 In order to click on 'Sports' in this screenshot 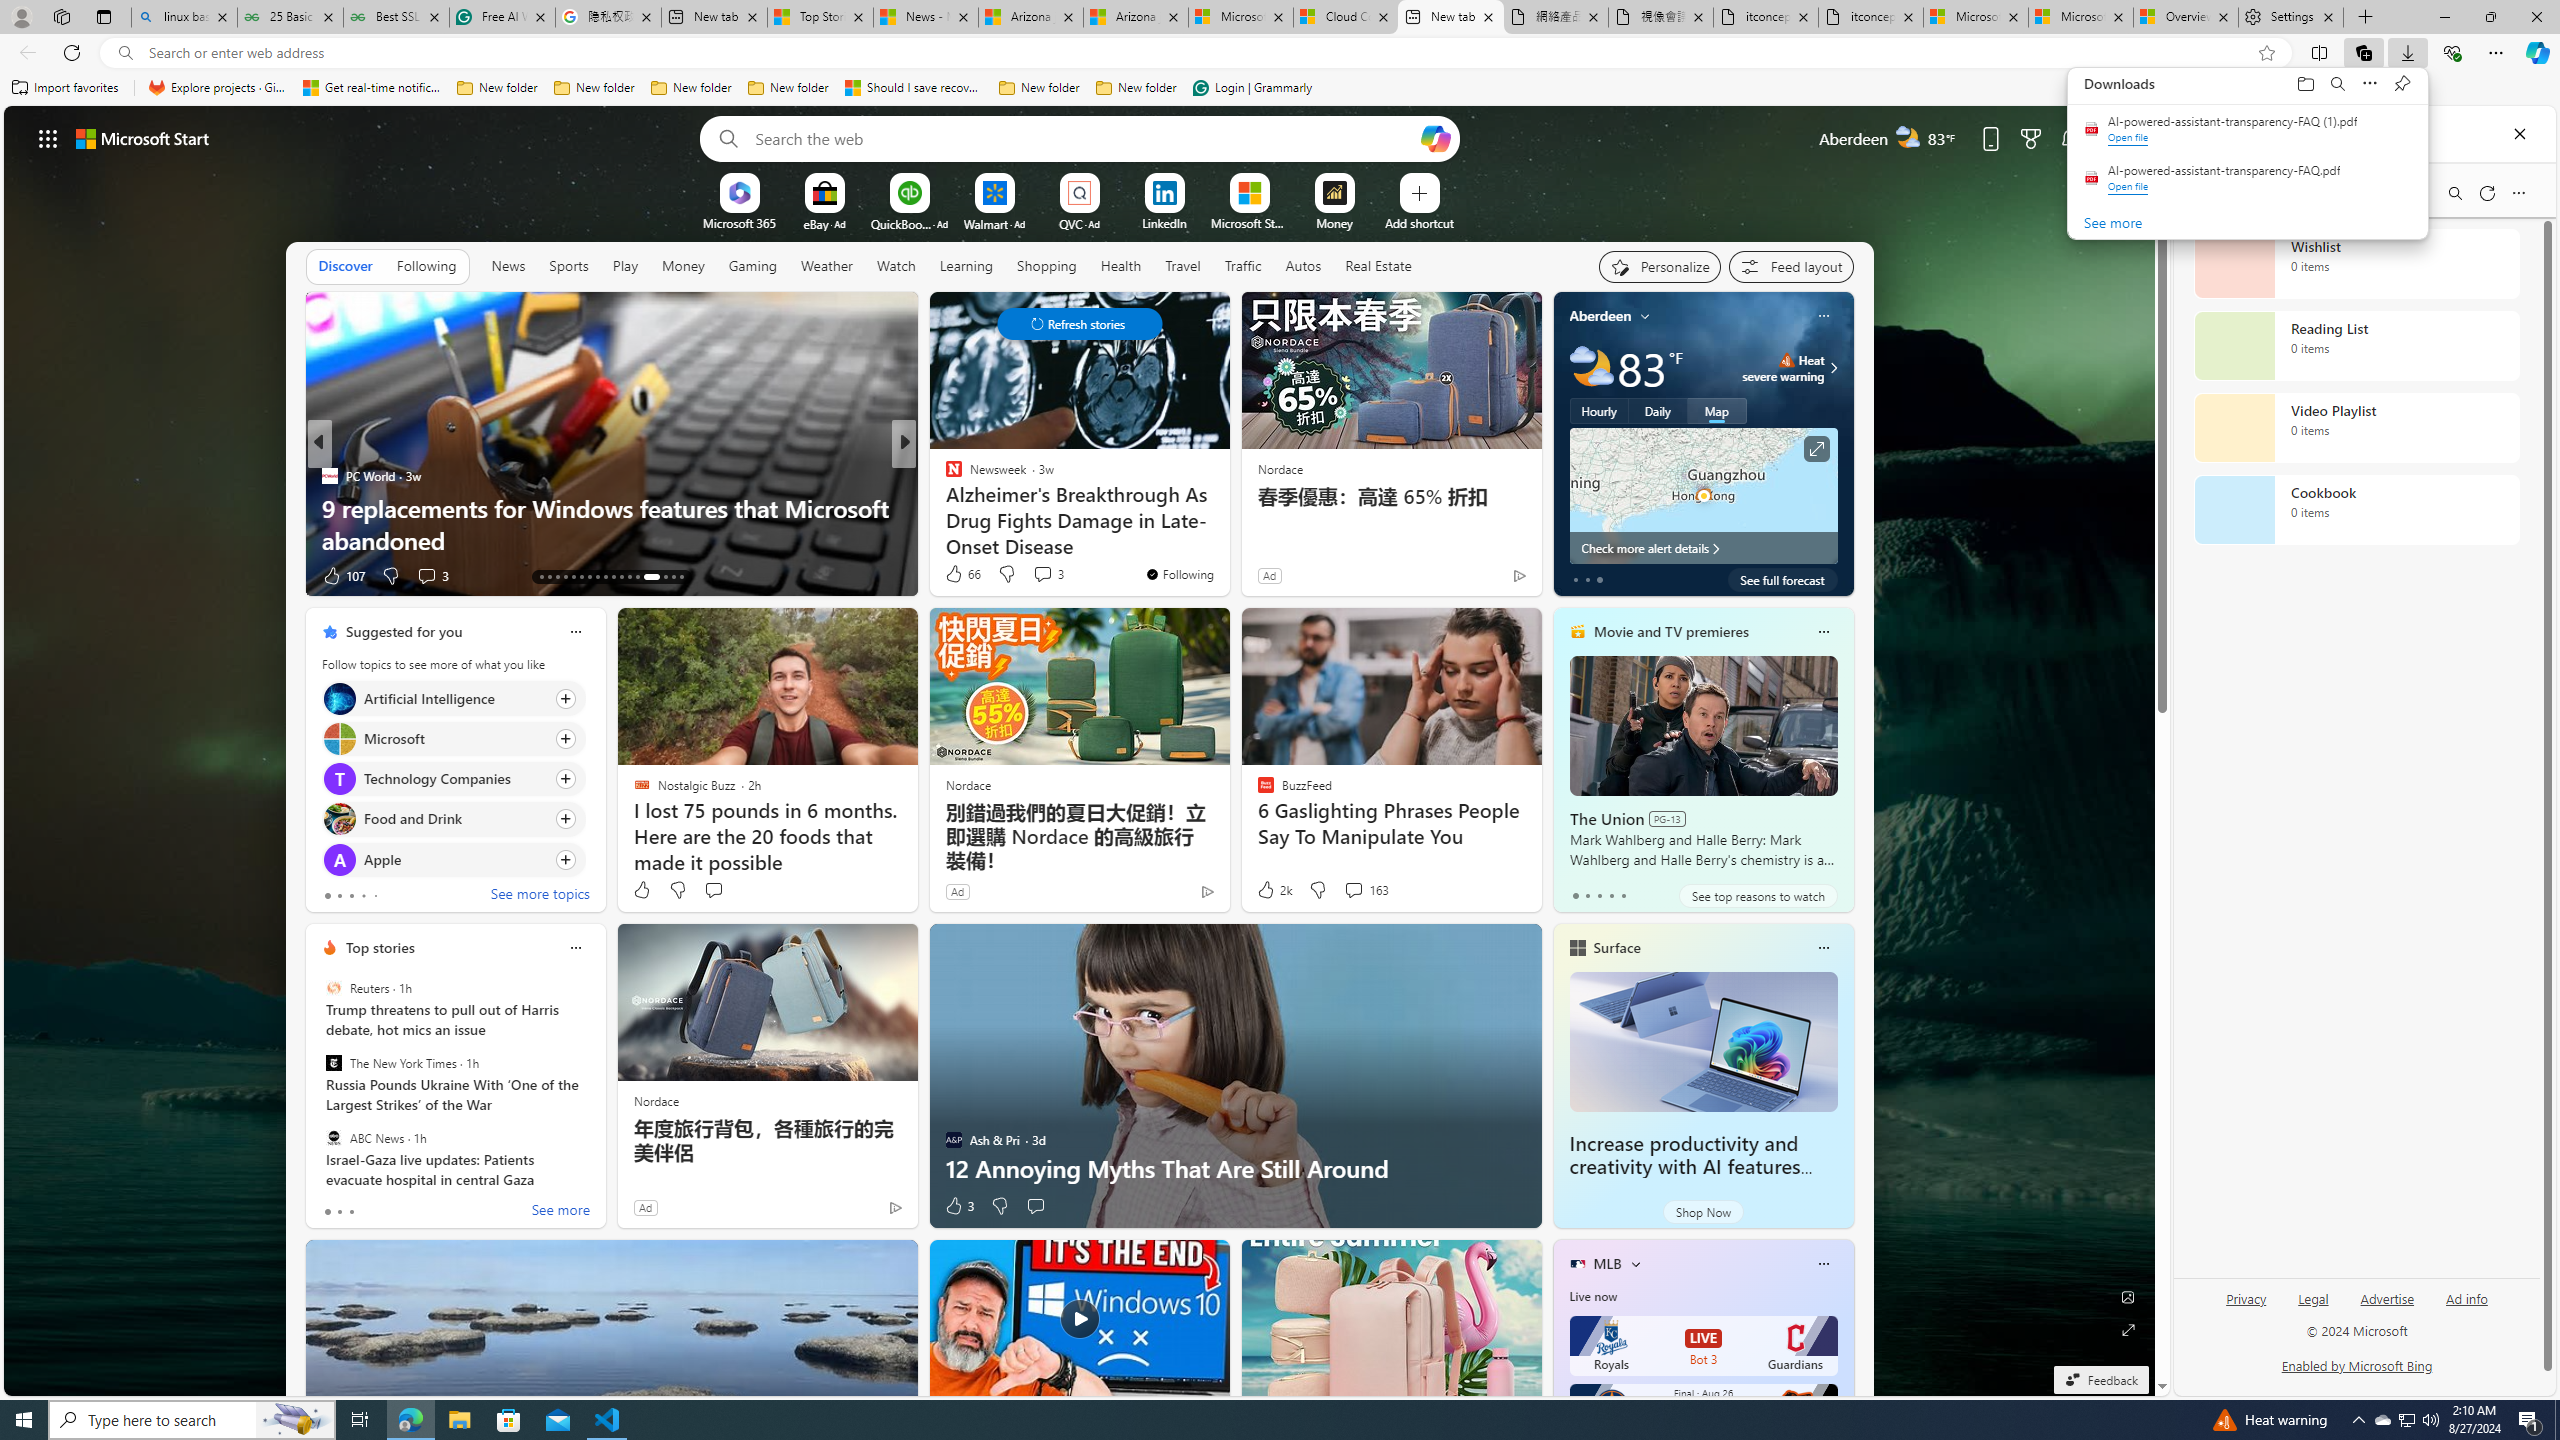, I will do `click(568, 264)`.